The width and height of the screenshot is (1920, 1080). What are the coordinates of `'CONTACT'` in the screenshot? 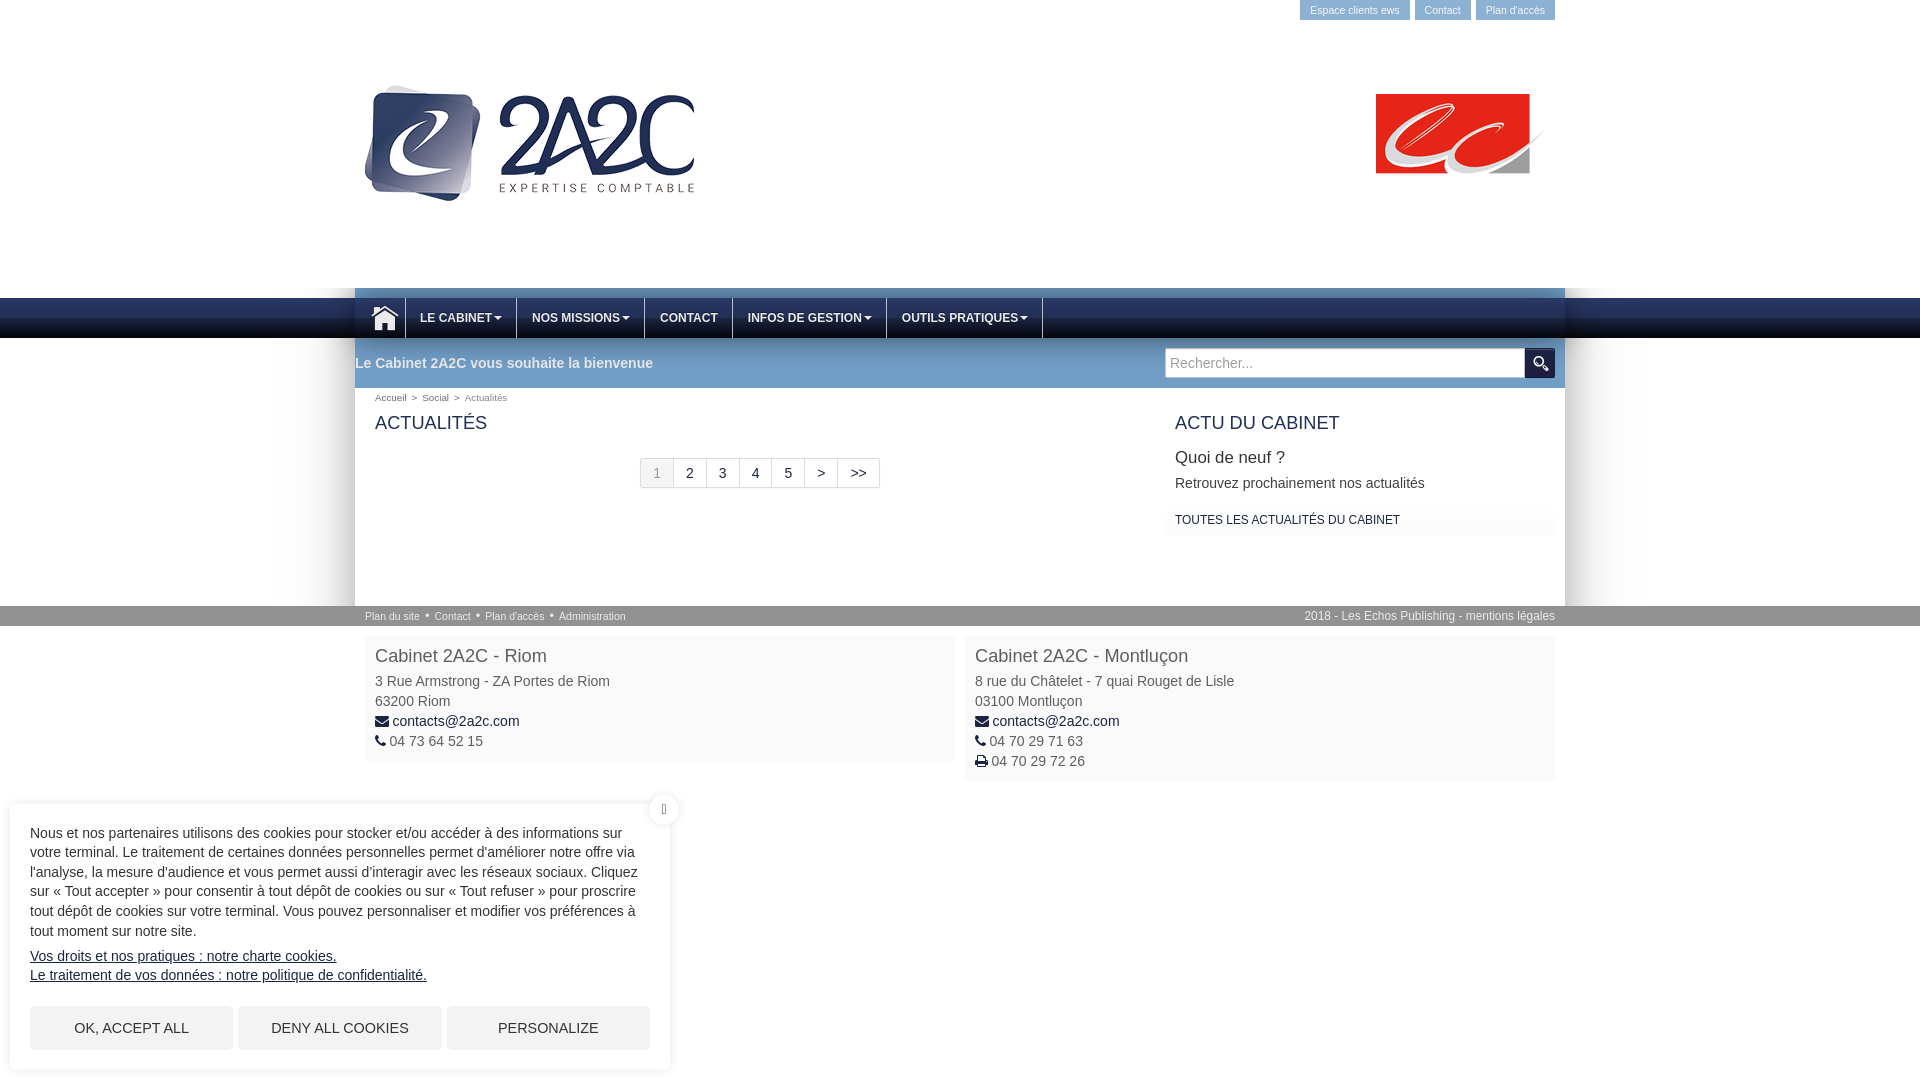 It's located at (644, 316).